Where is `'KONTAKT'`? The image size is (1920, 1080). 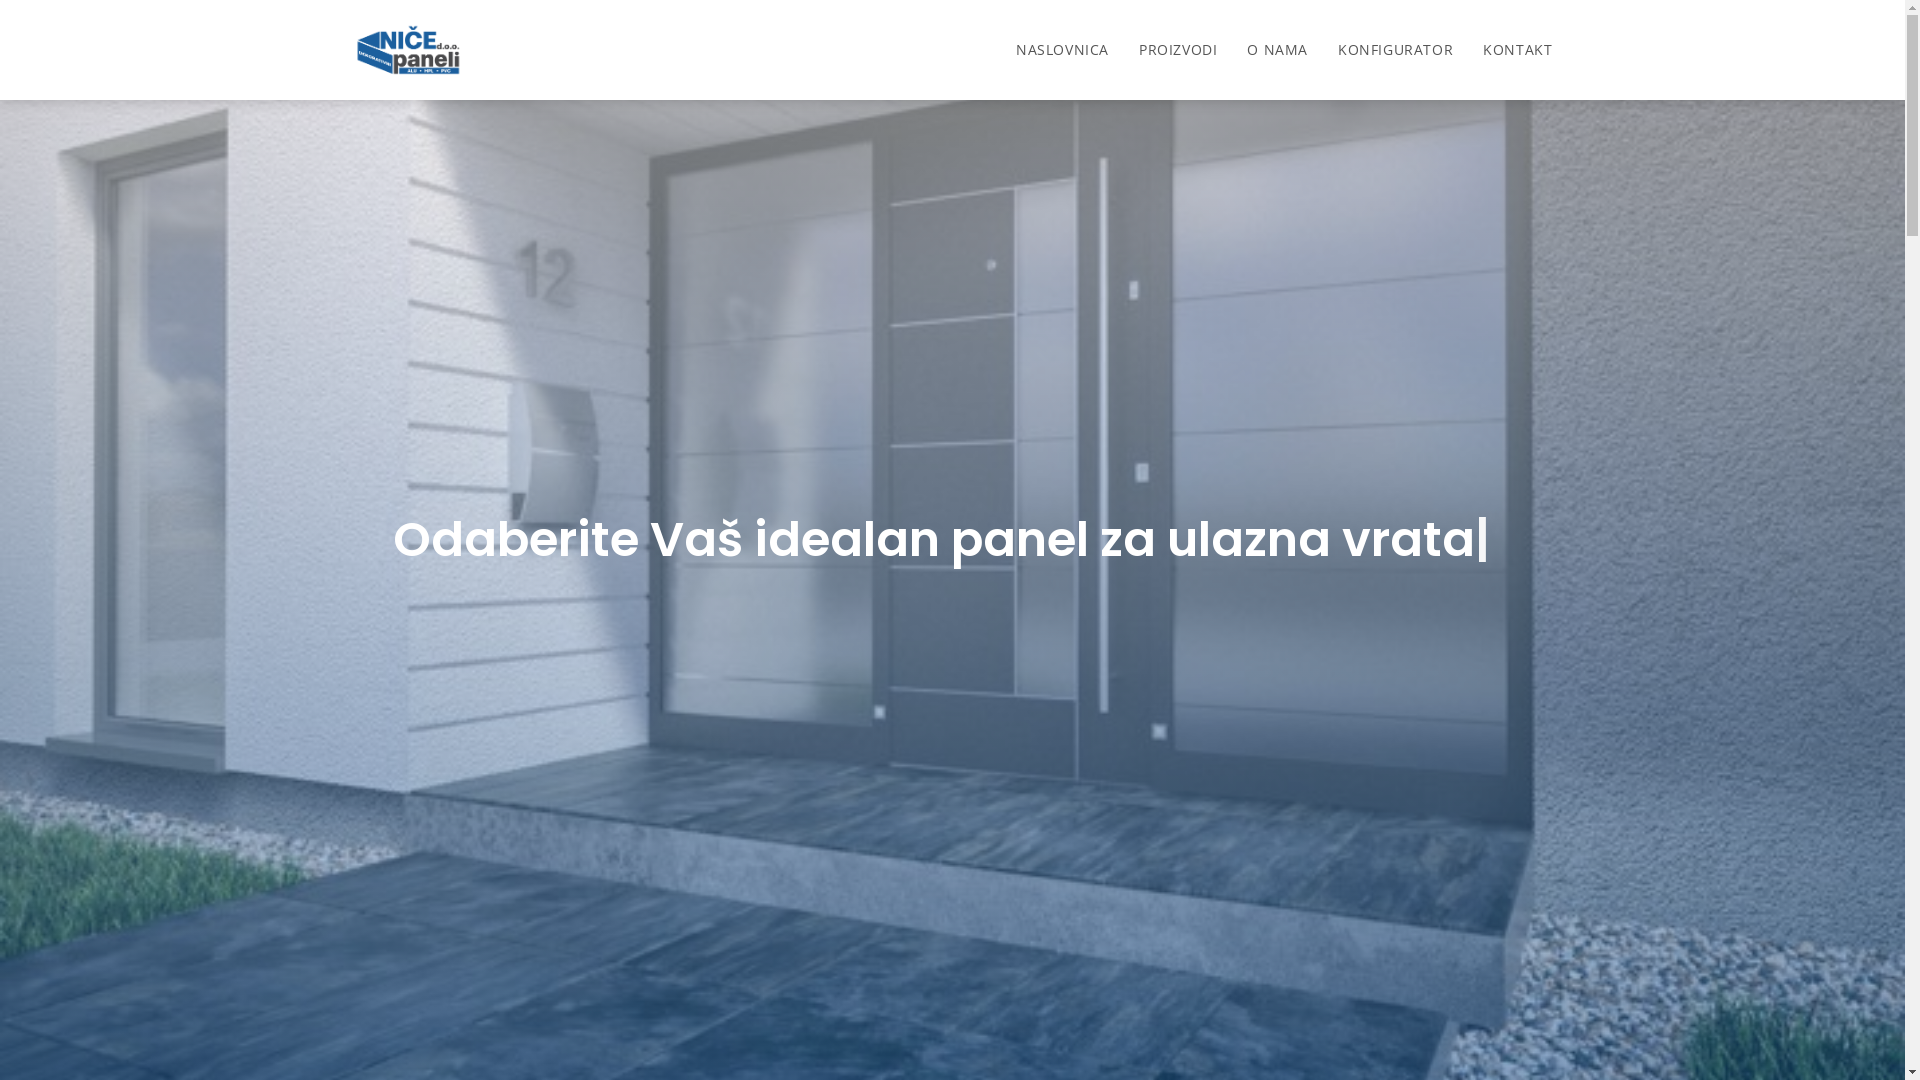 'KONTAKT' is located at coordinates (1468, 49).